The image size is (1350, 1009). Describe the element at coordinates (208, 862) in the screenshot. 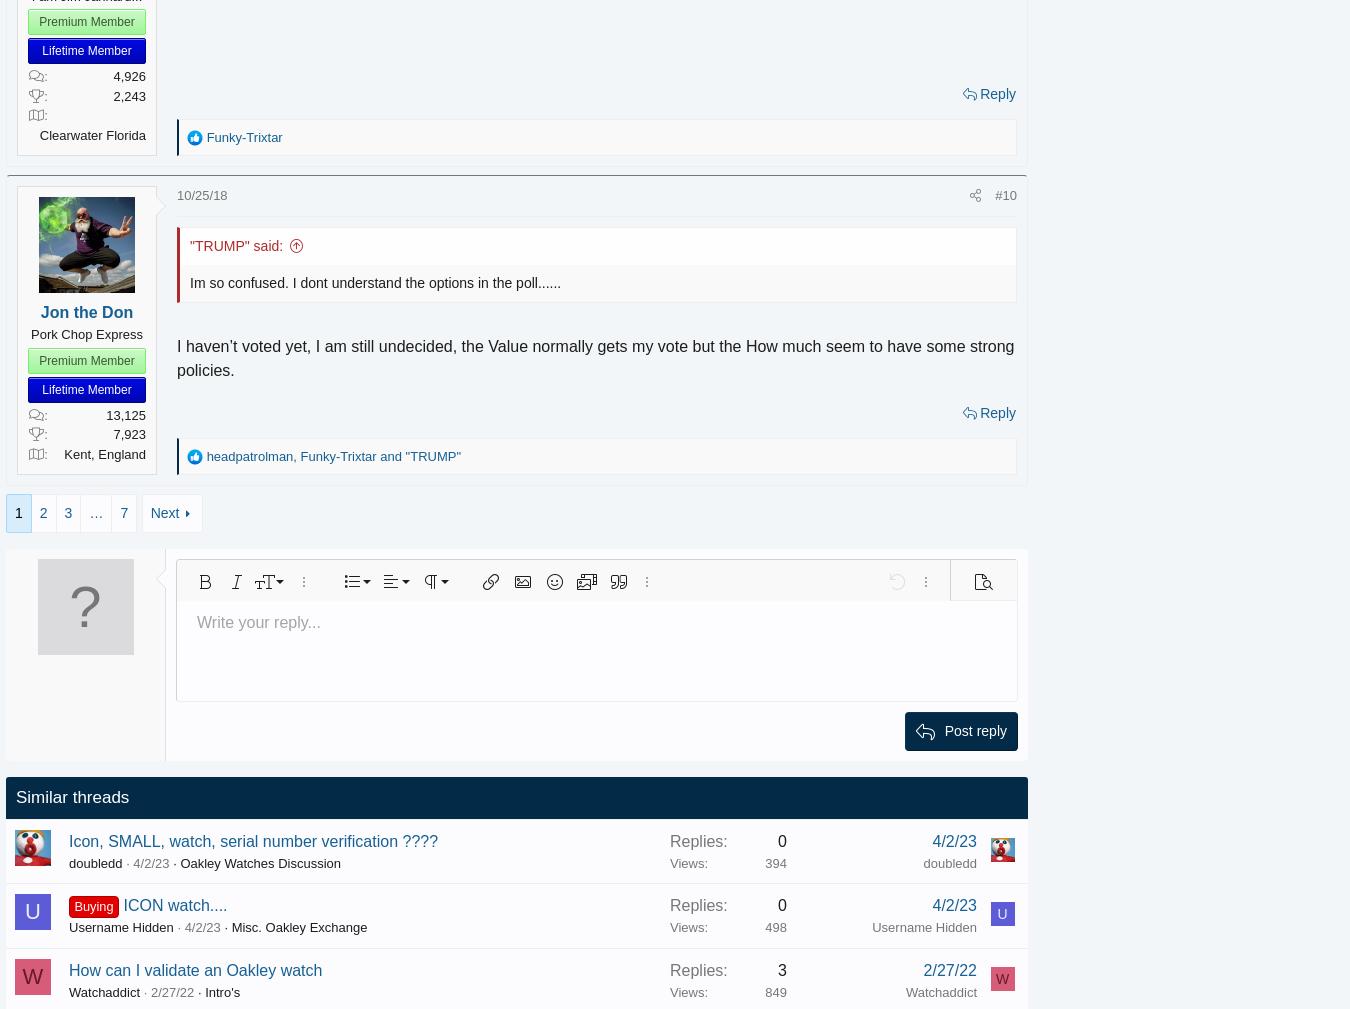

I see `'Oakley Watches Discussion'` at that location.